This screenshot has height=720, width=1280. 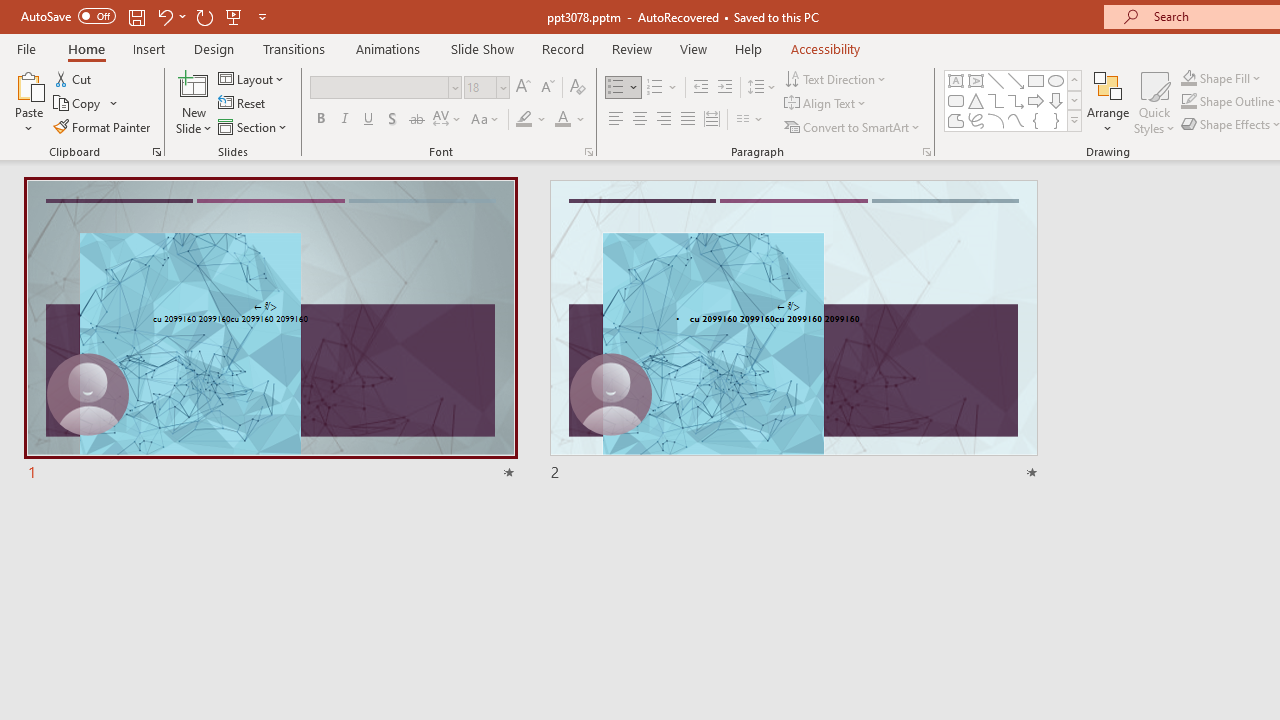 What do you see at coordinates (251, 78) in the screenshot?
I see `'Layout'` at bounding box center [251, 78].